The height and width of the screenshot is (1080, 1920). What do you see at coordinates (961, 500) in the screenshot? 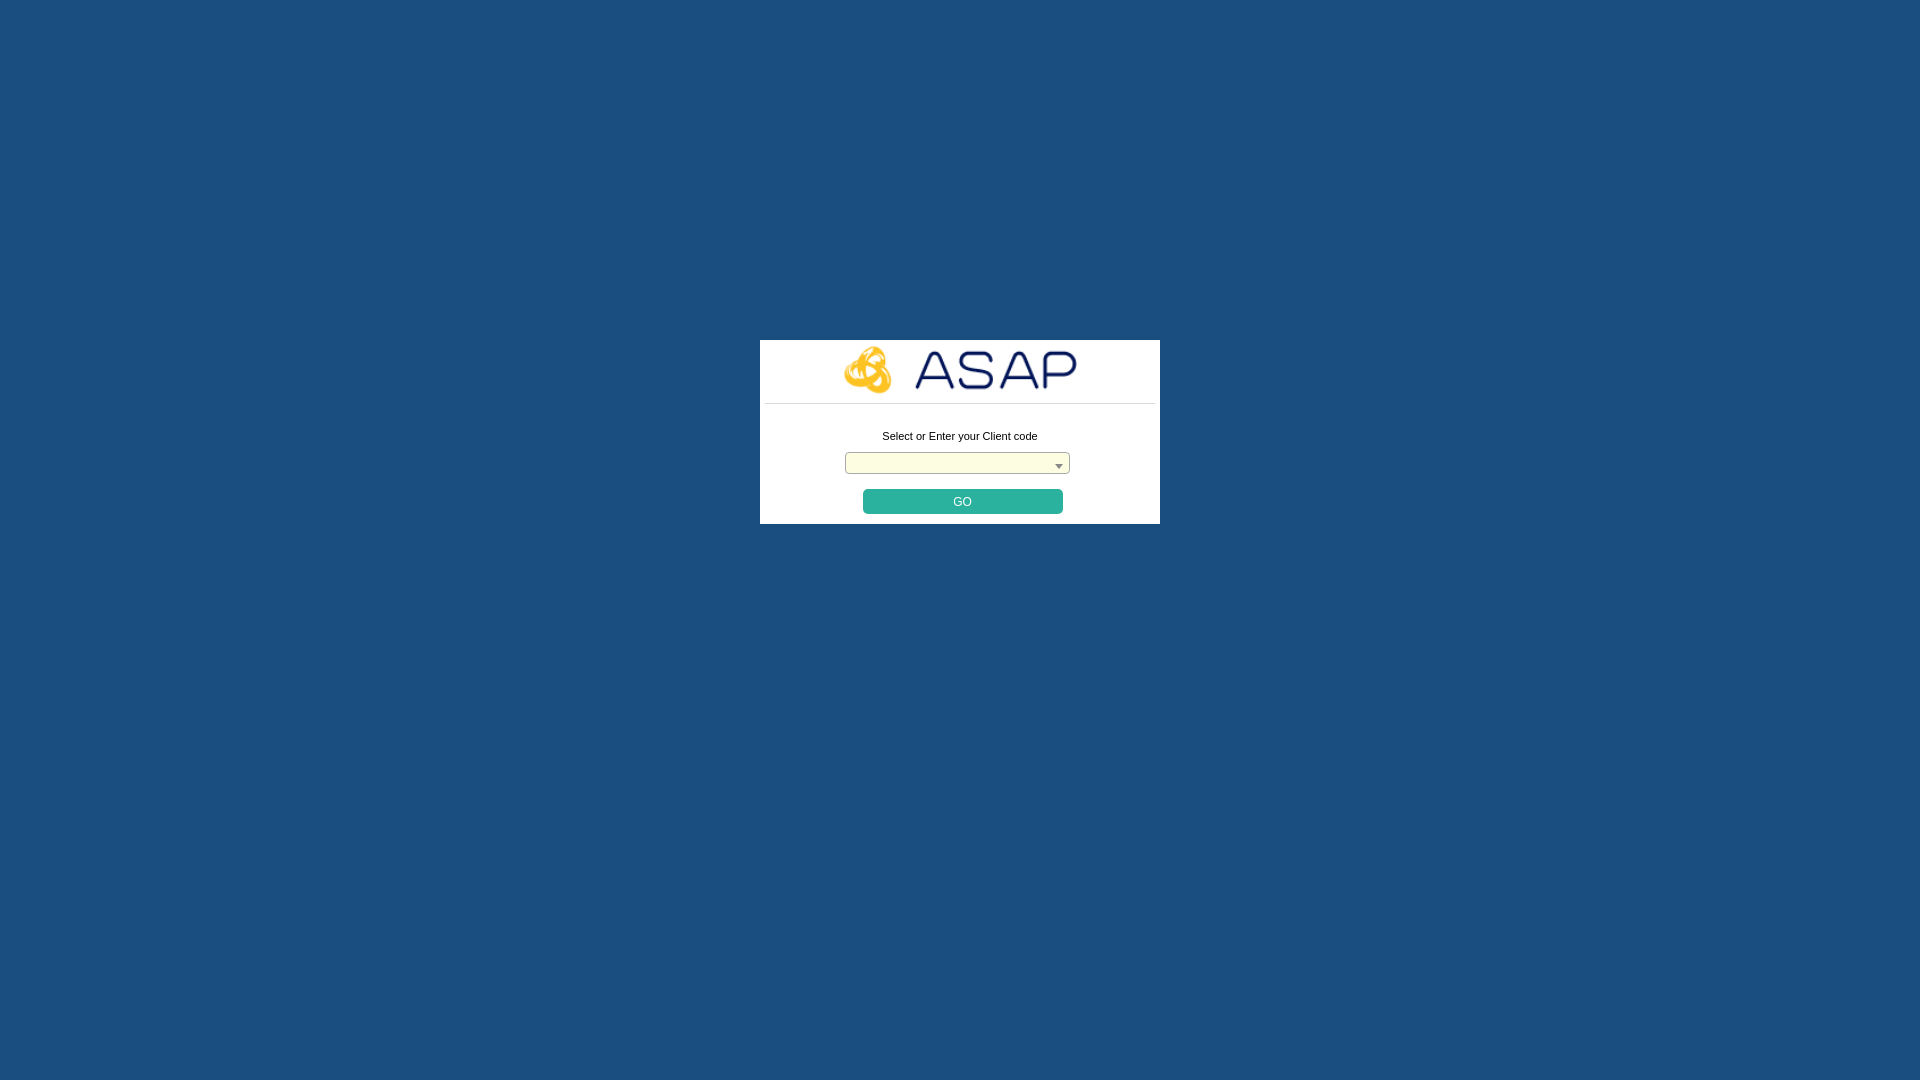
I see `'Go'` at bounding box center [961, 500].